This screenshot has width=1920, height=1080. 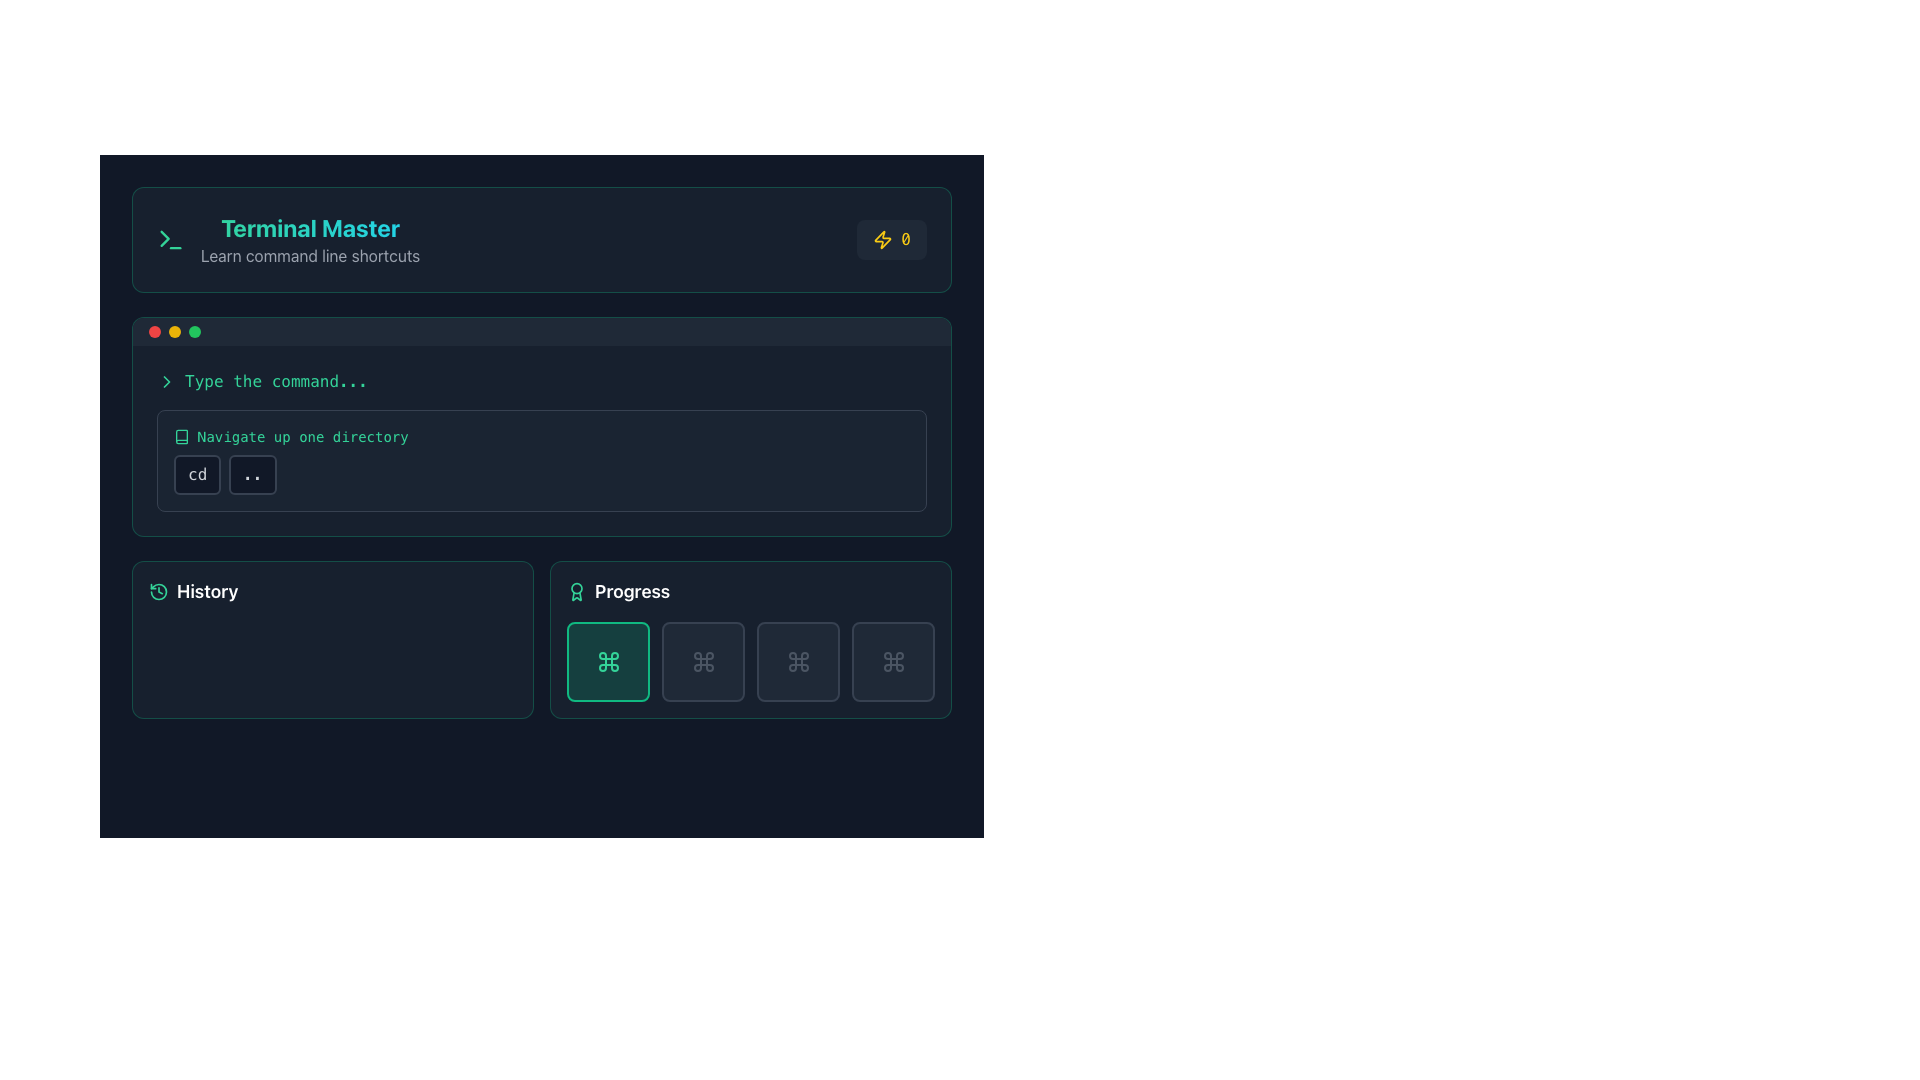 I want to click on the rectangular button labeled 'cd' with a dark background and light-colored text, located in the card section under the heading 'Type the command...', so click(x=197, y=474).